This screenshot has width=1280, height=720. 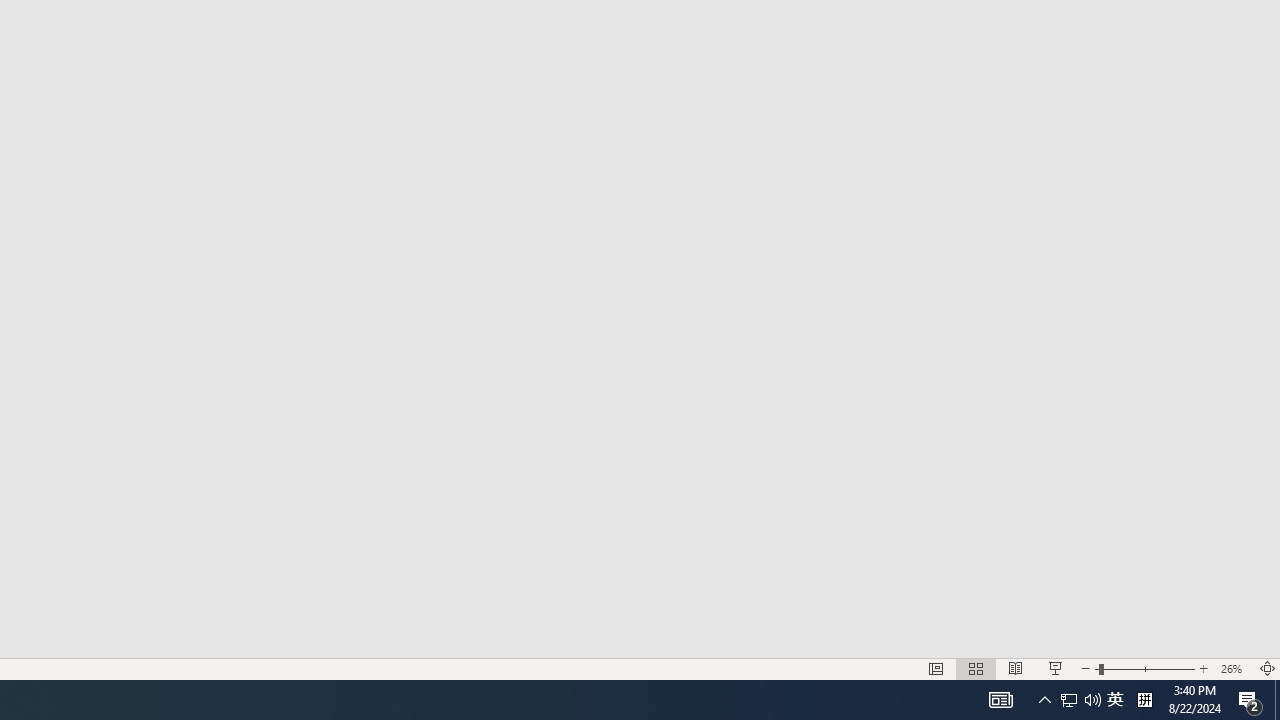 What do you see at coordinates (1233, 669) in the screenshot?
I see `'Zoom 26%'` at bounding box center [1233, 669].